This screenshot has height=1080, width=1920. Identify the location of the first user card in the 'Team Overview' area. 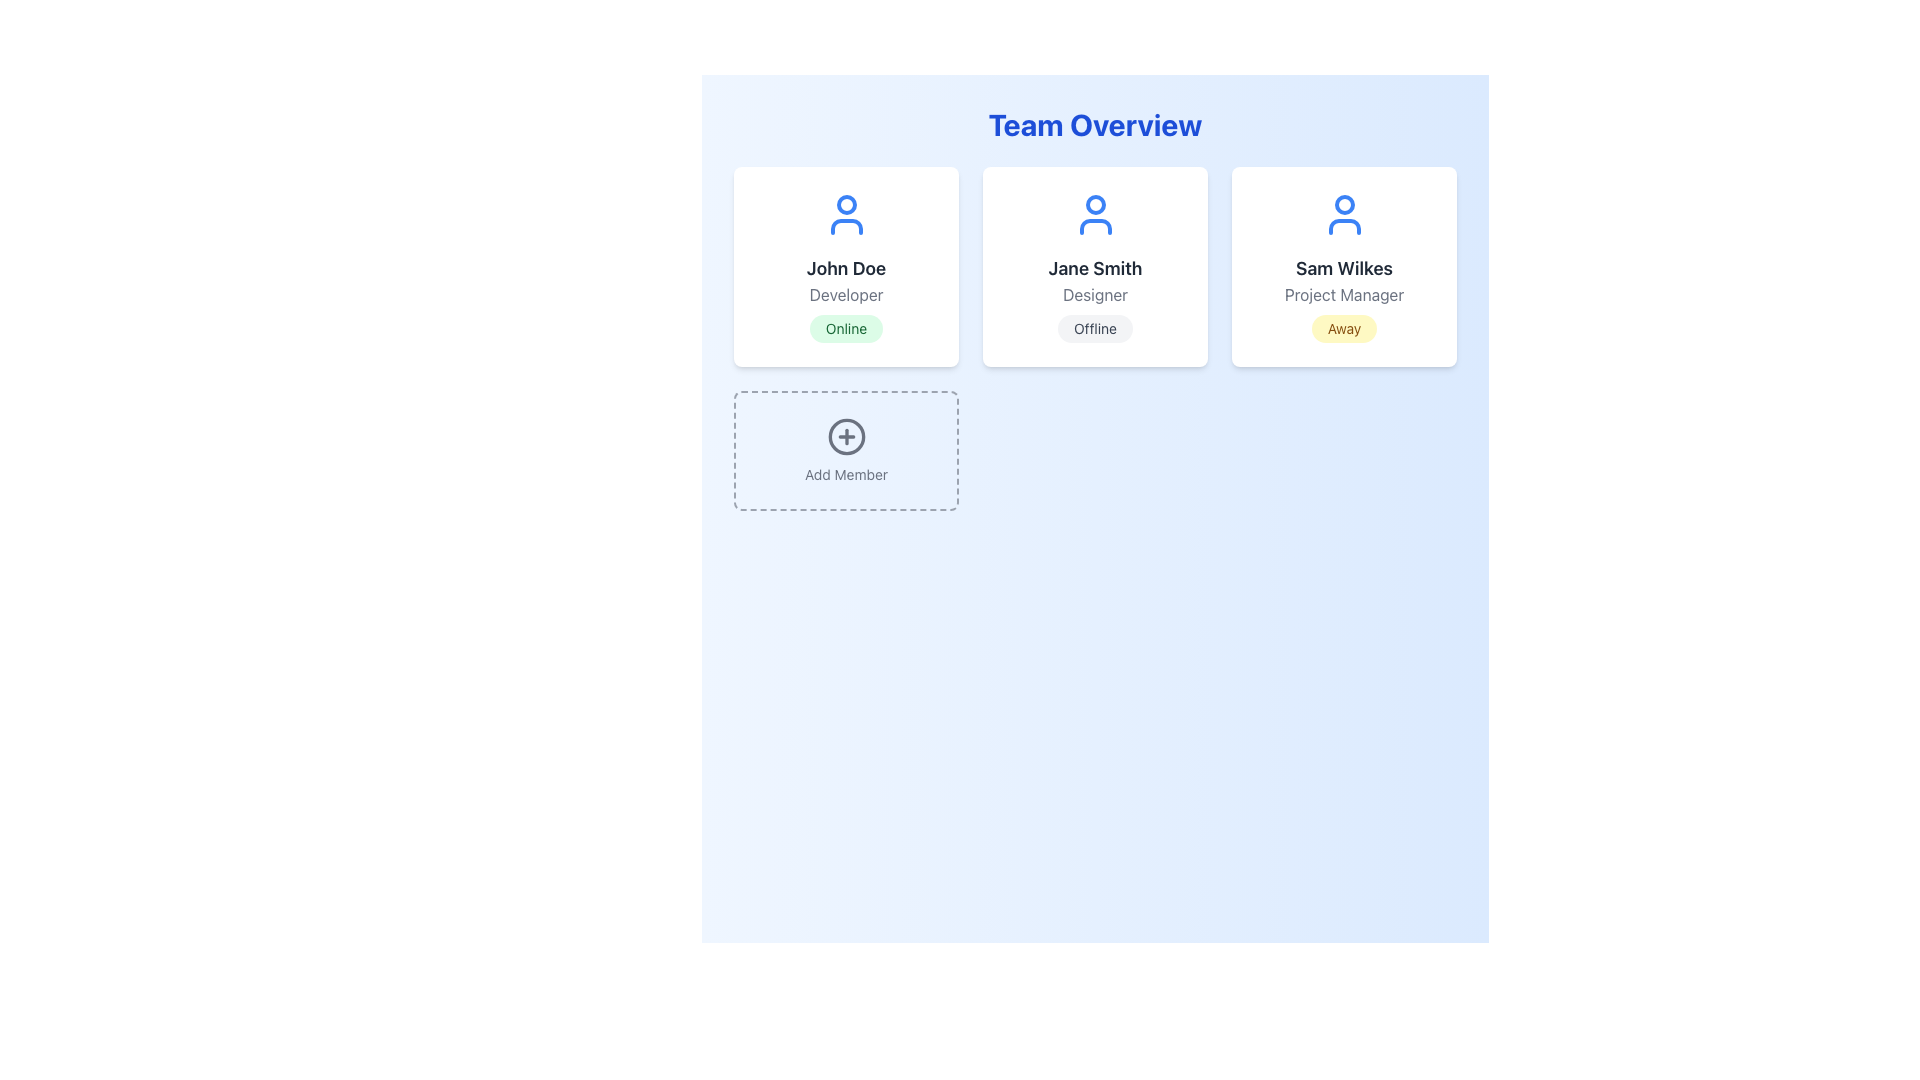
(846, 265).